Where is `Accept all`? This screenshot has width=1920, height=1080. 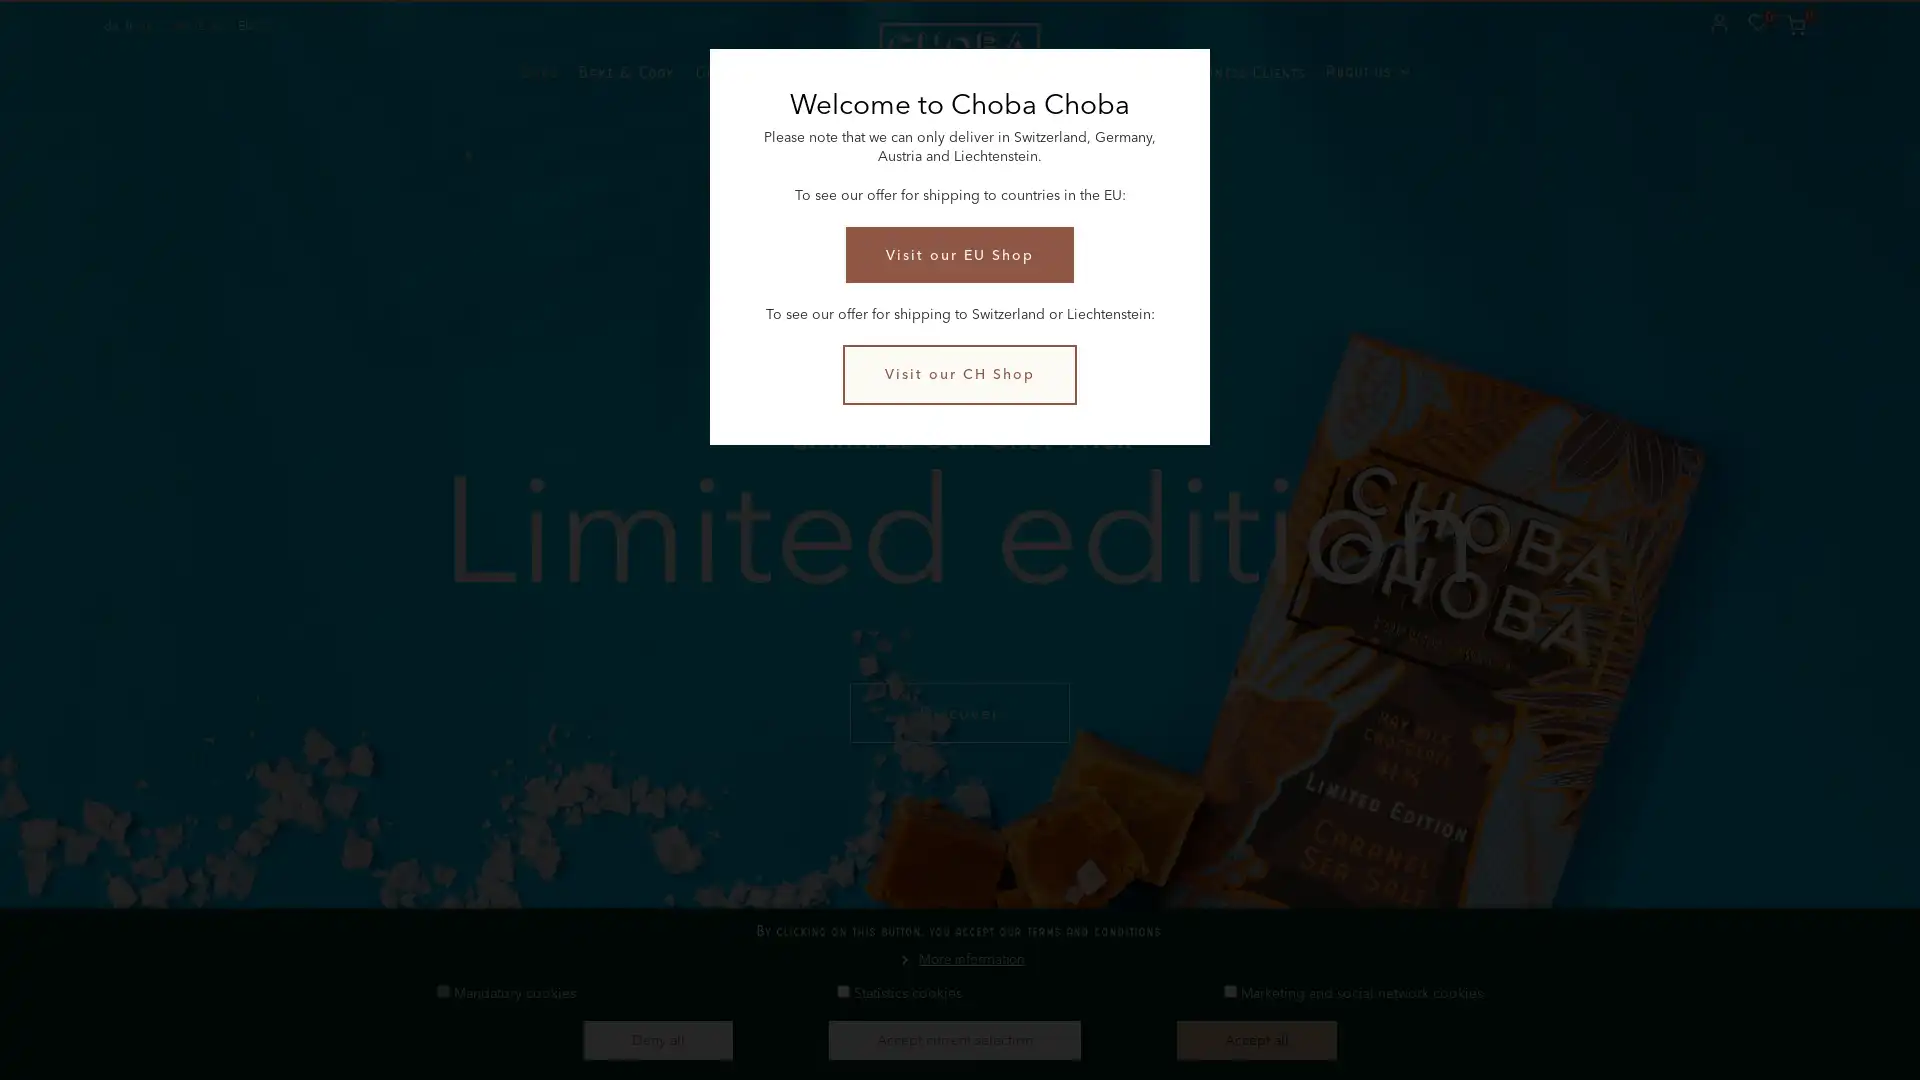 Accept all is located at coordinates (1255, 1039).